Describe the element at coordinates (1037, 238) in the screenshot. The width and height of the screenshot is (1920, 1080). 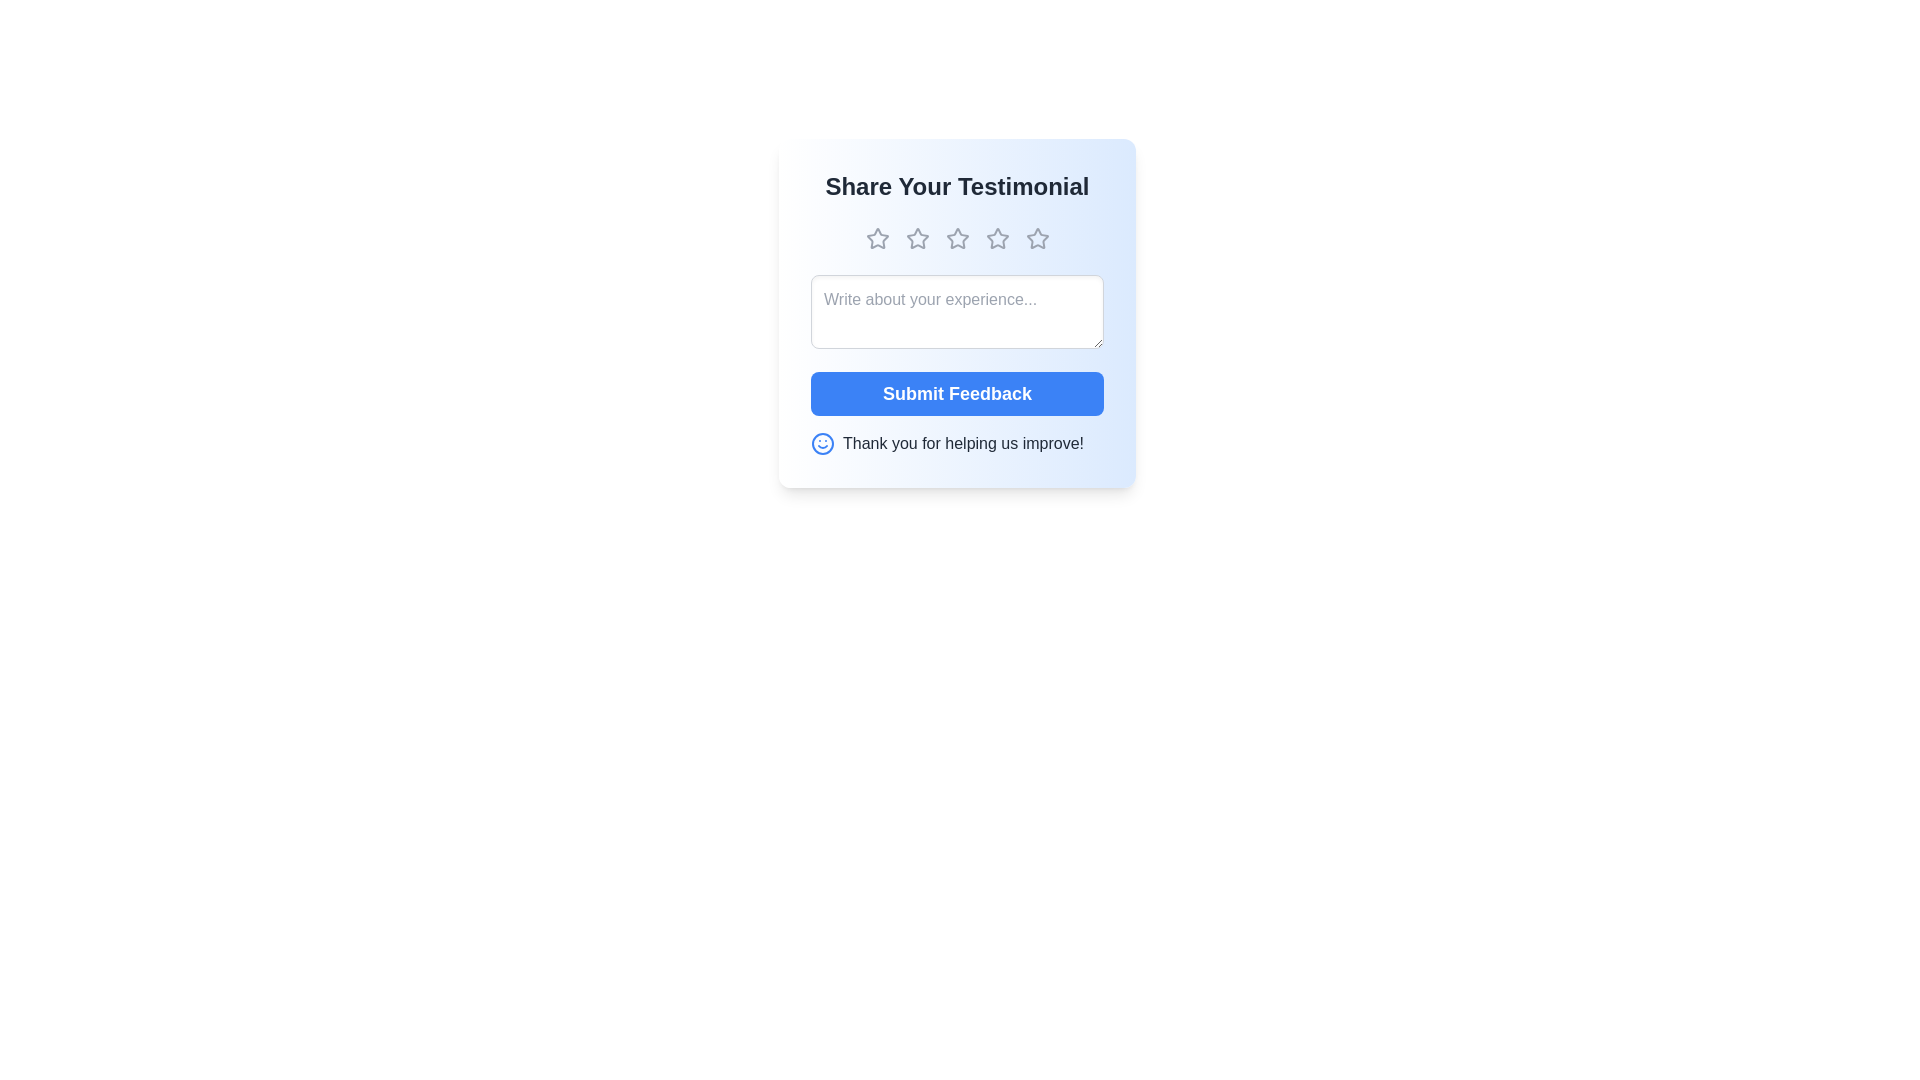
I see `the star corresponding to the desired rating of 5` at that location.